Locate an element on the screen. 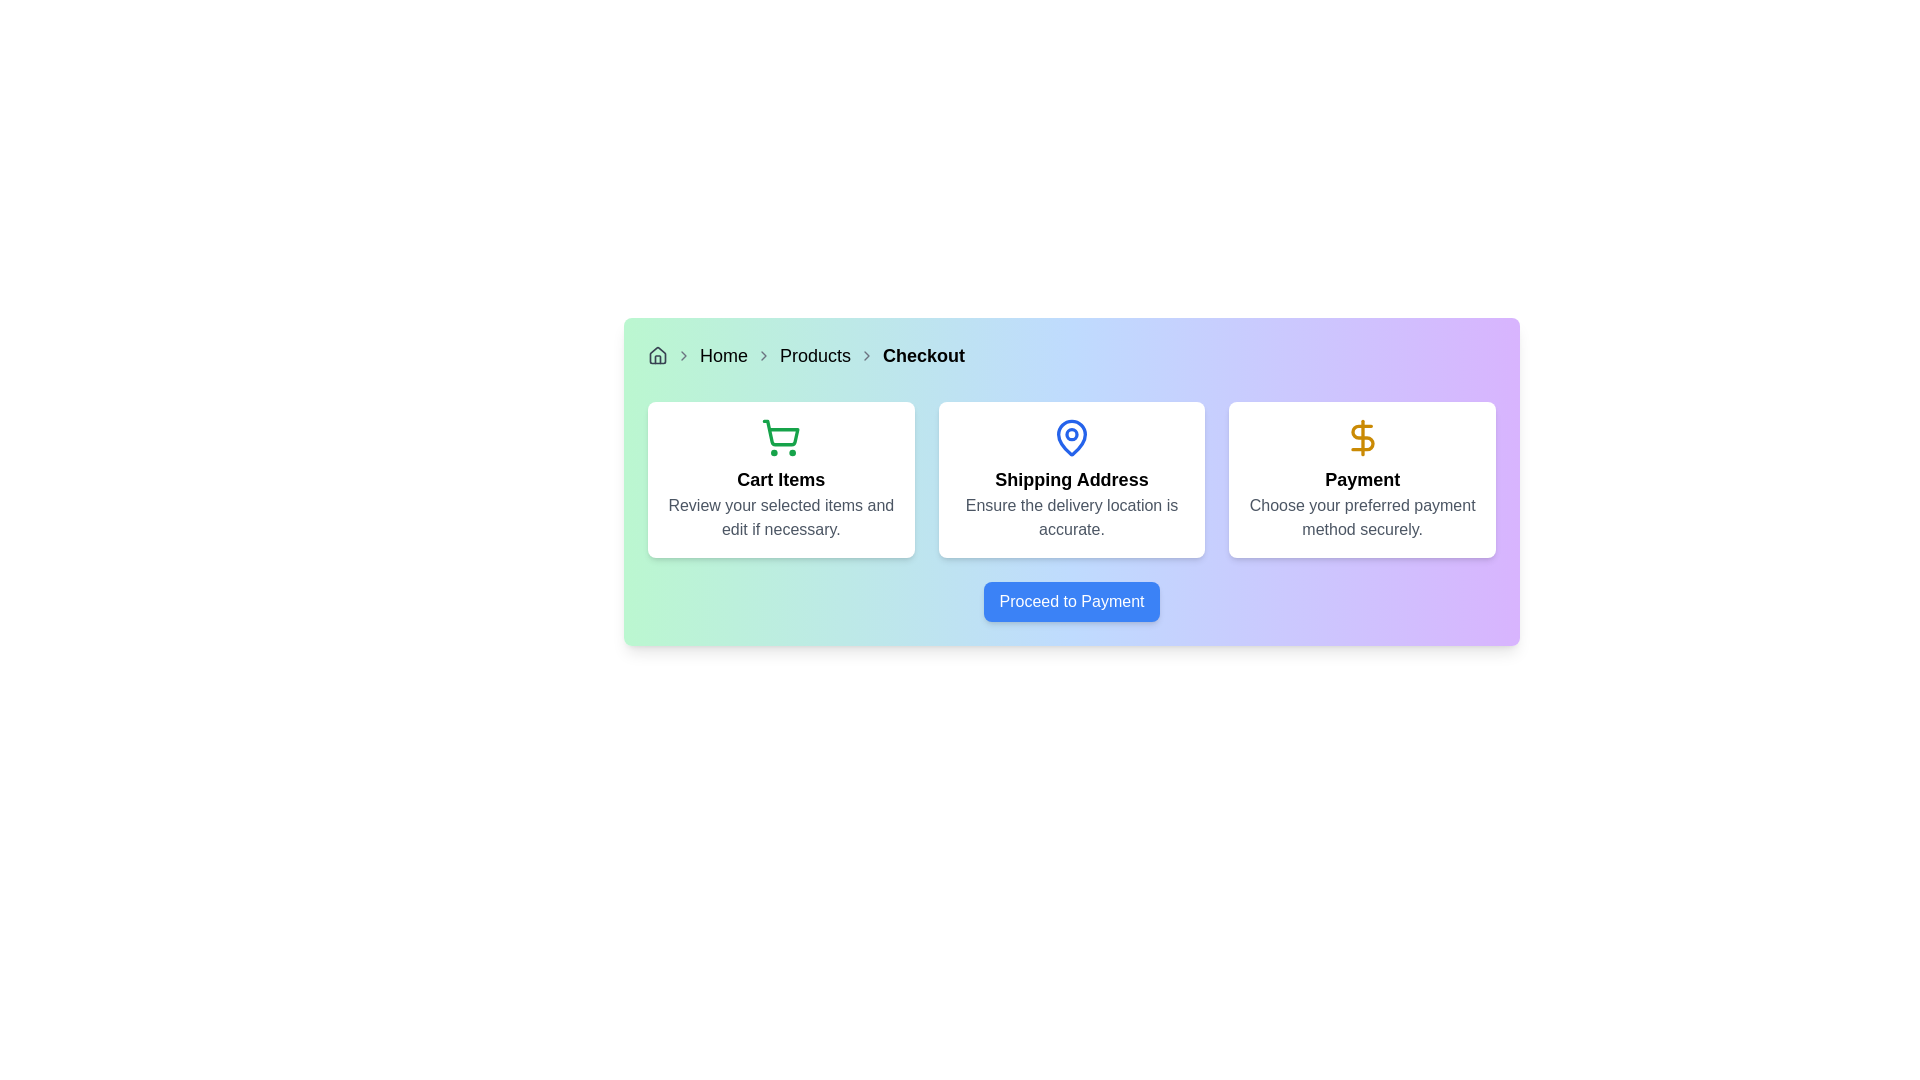  the shopping cart icon located in the 'Cart Items' section, which is centrally placed within the leftmost white card on the interface is located at coordinates (780, 437).